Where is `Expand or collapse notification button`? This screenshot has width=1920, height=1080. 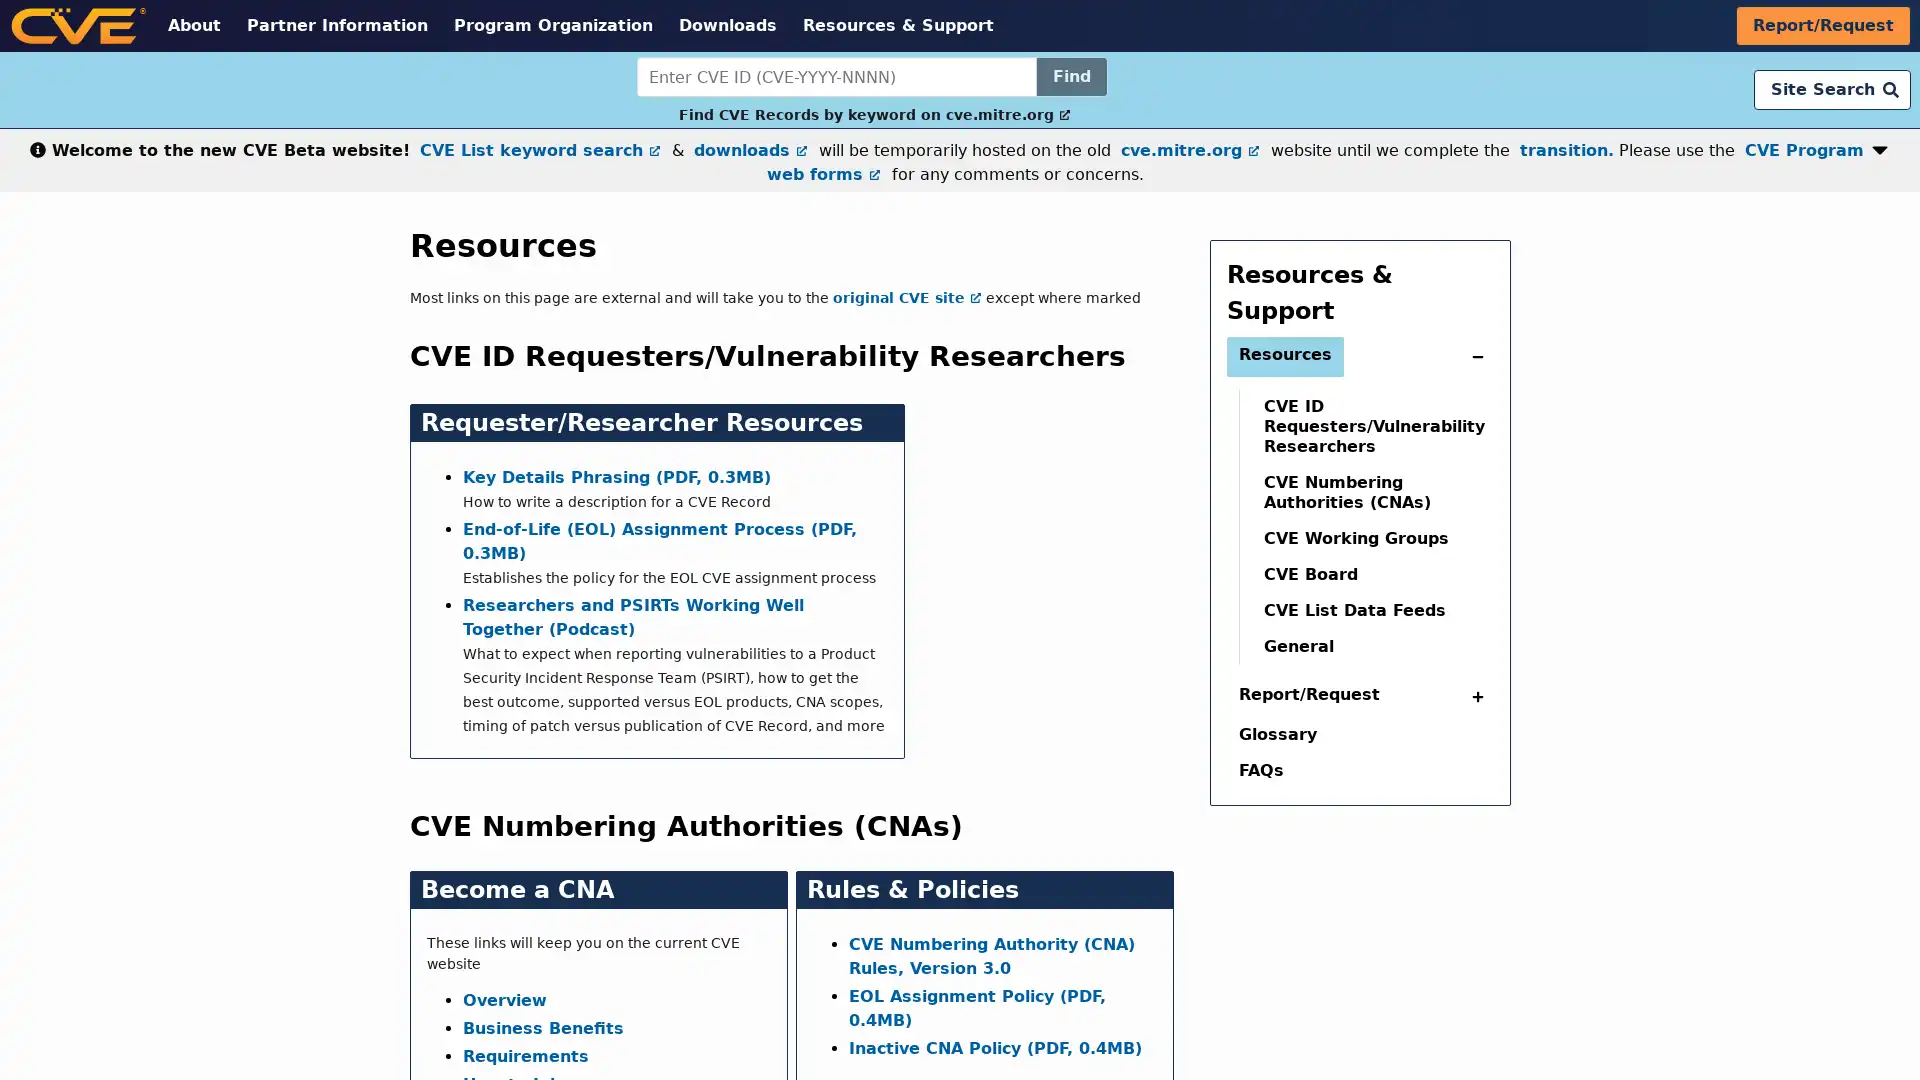 Expand or collapse notification button is located at coordinates (1880, 145).